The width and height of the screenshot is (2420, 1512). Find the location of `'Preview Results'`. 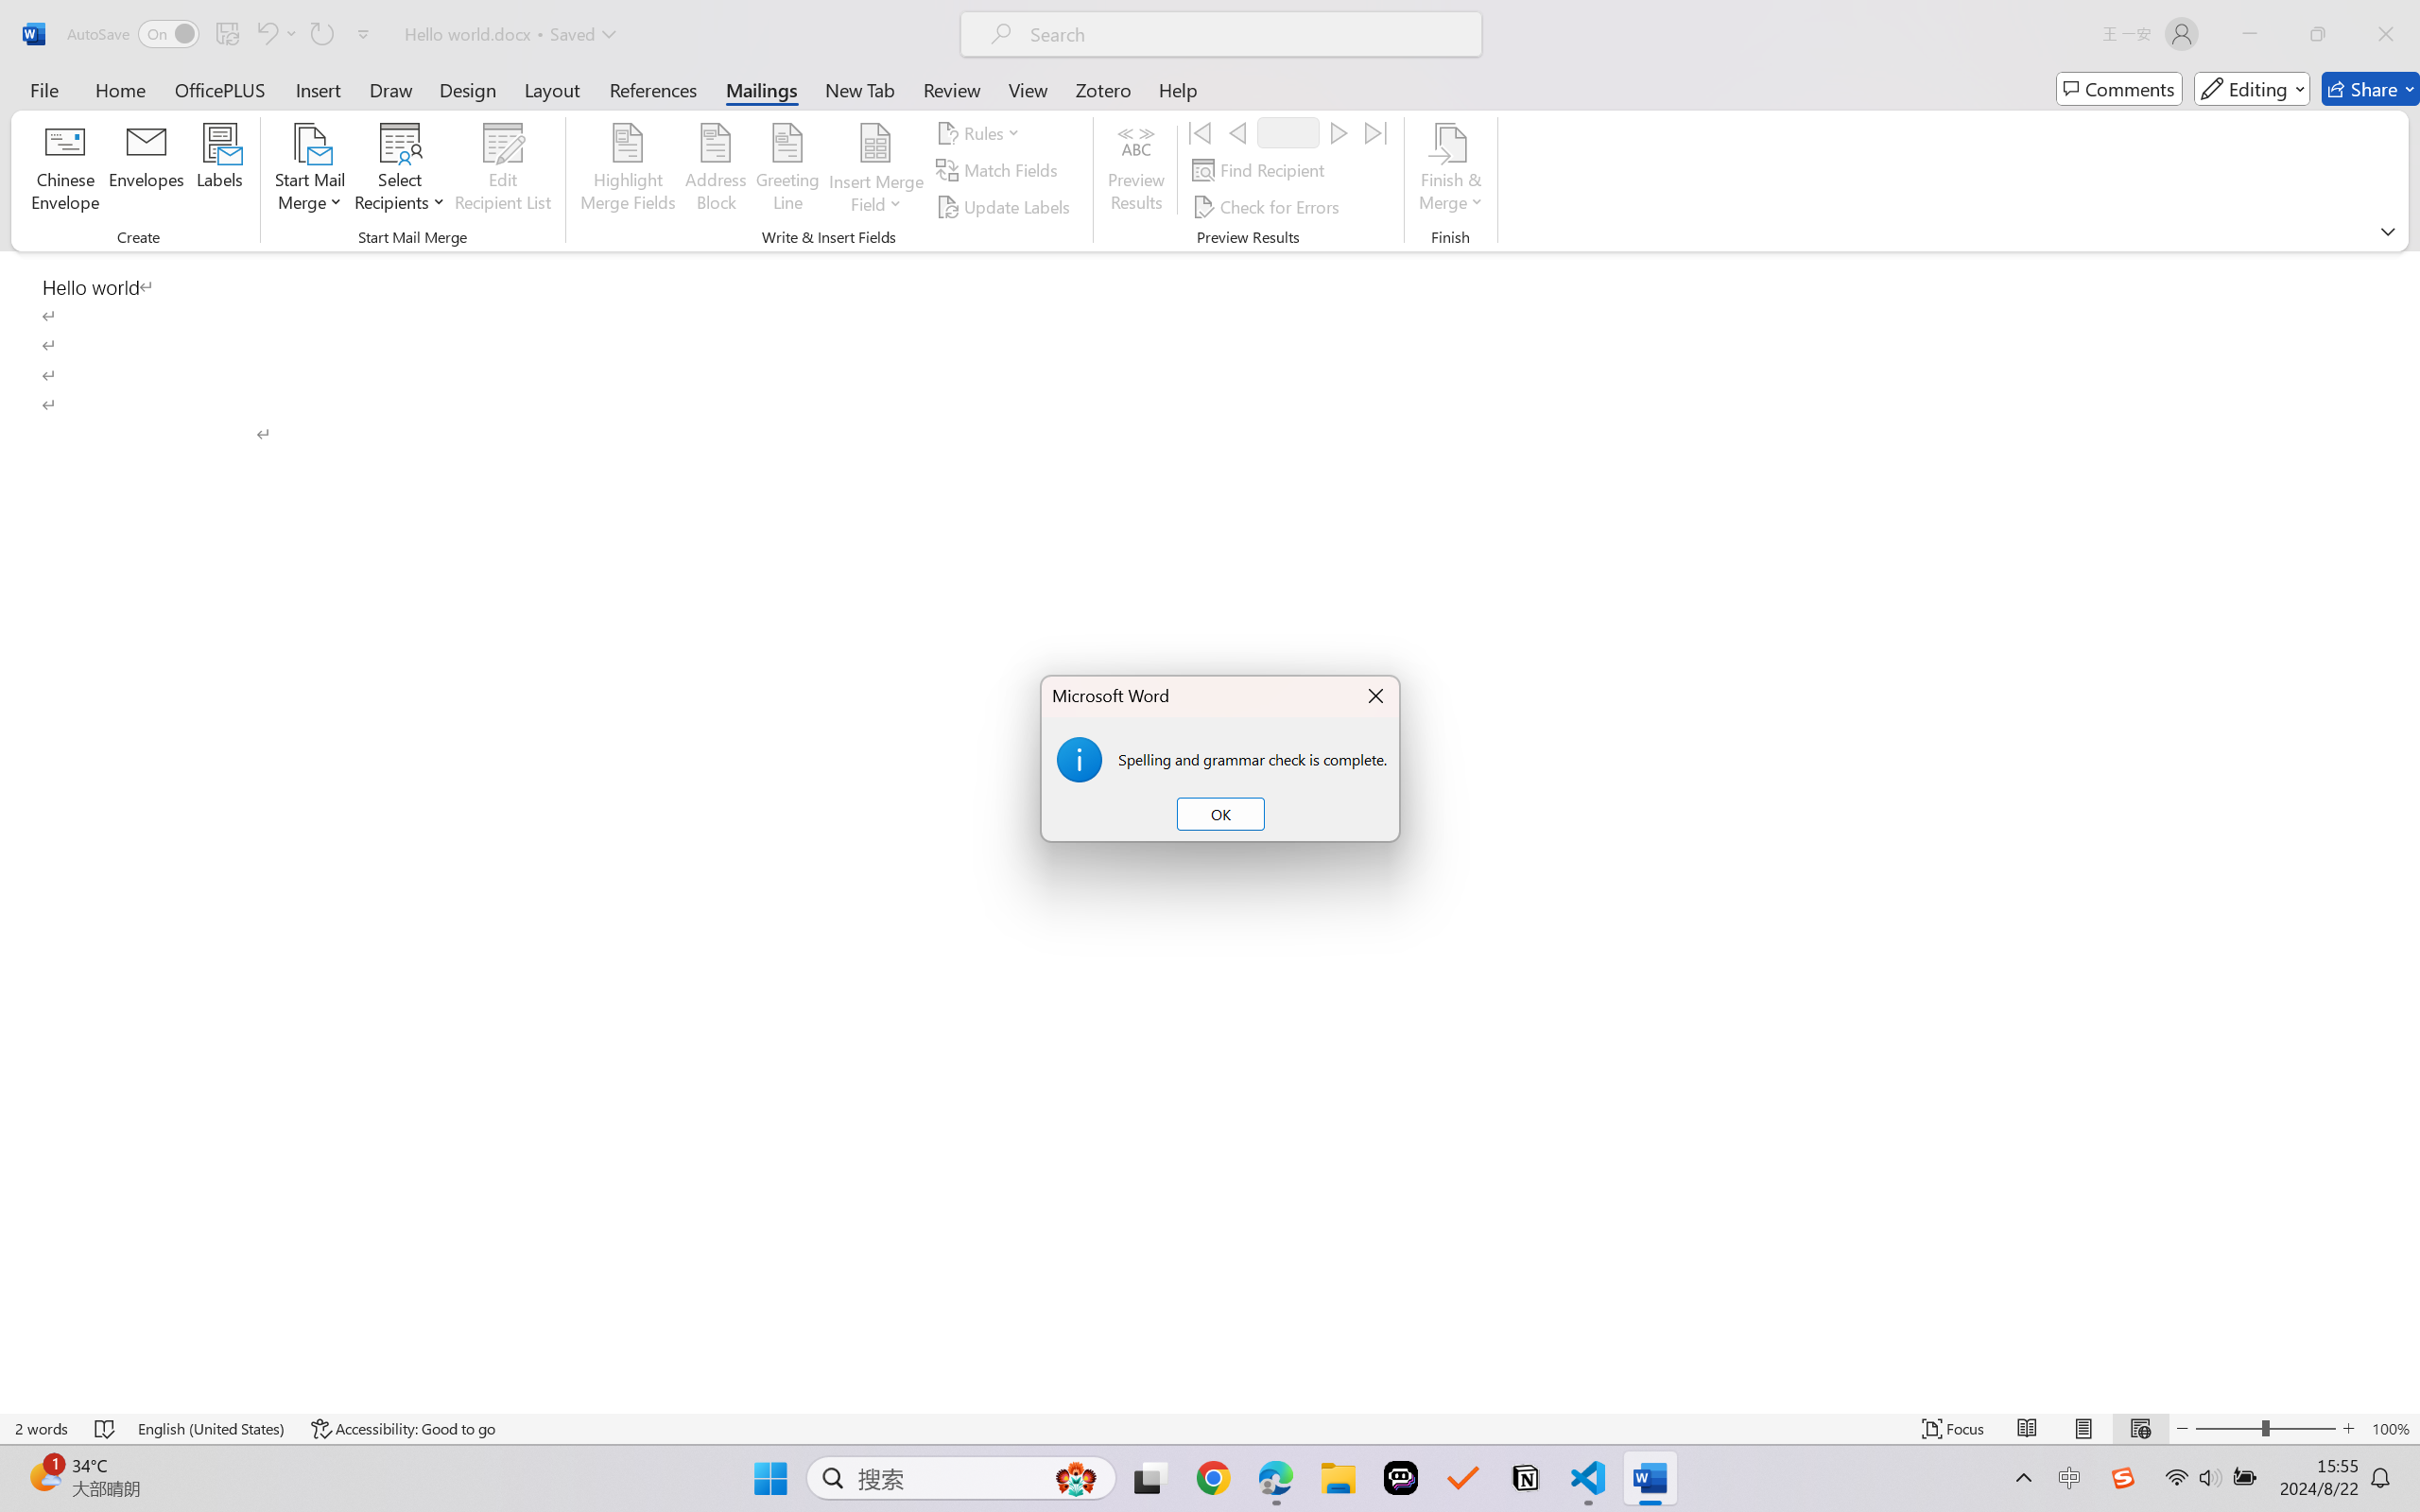

'Preview Results' is located at coordinates (1137, 170).